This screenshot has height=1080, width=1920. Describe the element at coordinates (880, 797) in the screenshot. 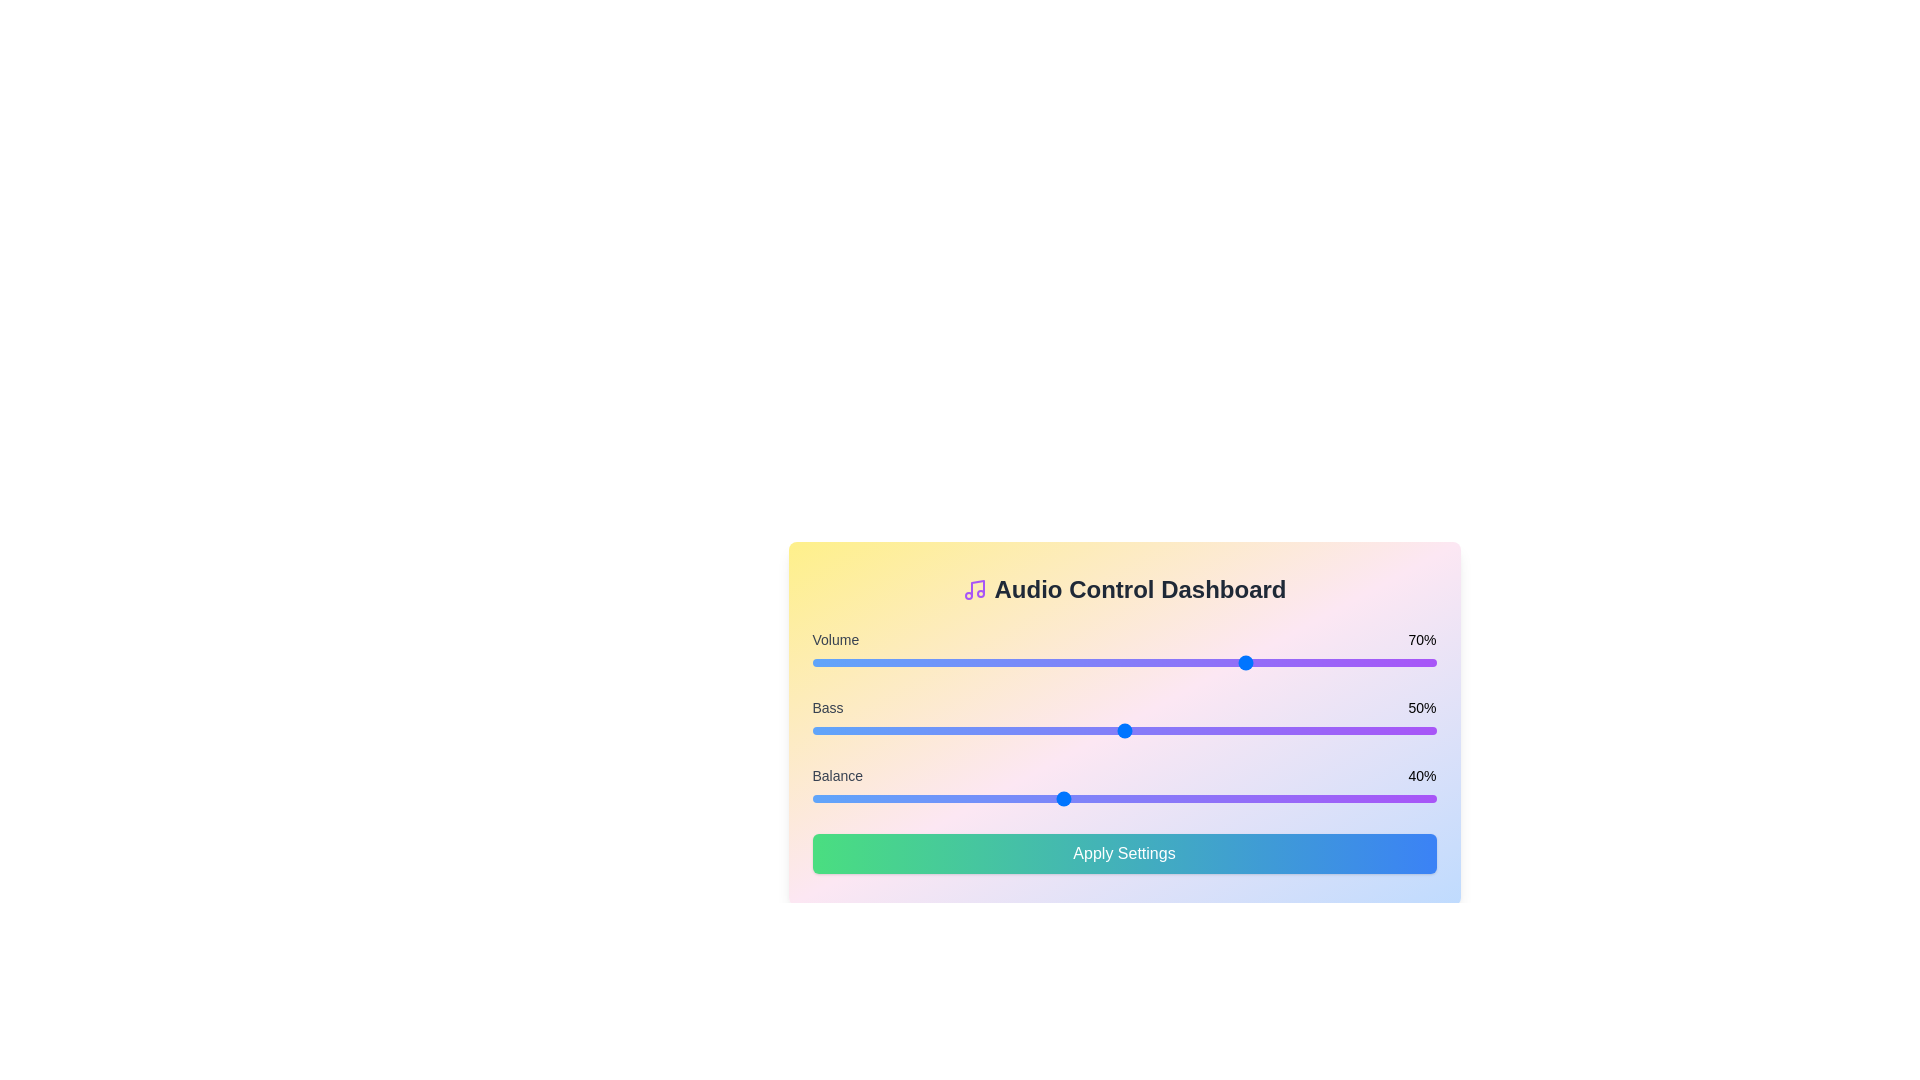

I see `balance` at that location.